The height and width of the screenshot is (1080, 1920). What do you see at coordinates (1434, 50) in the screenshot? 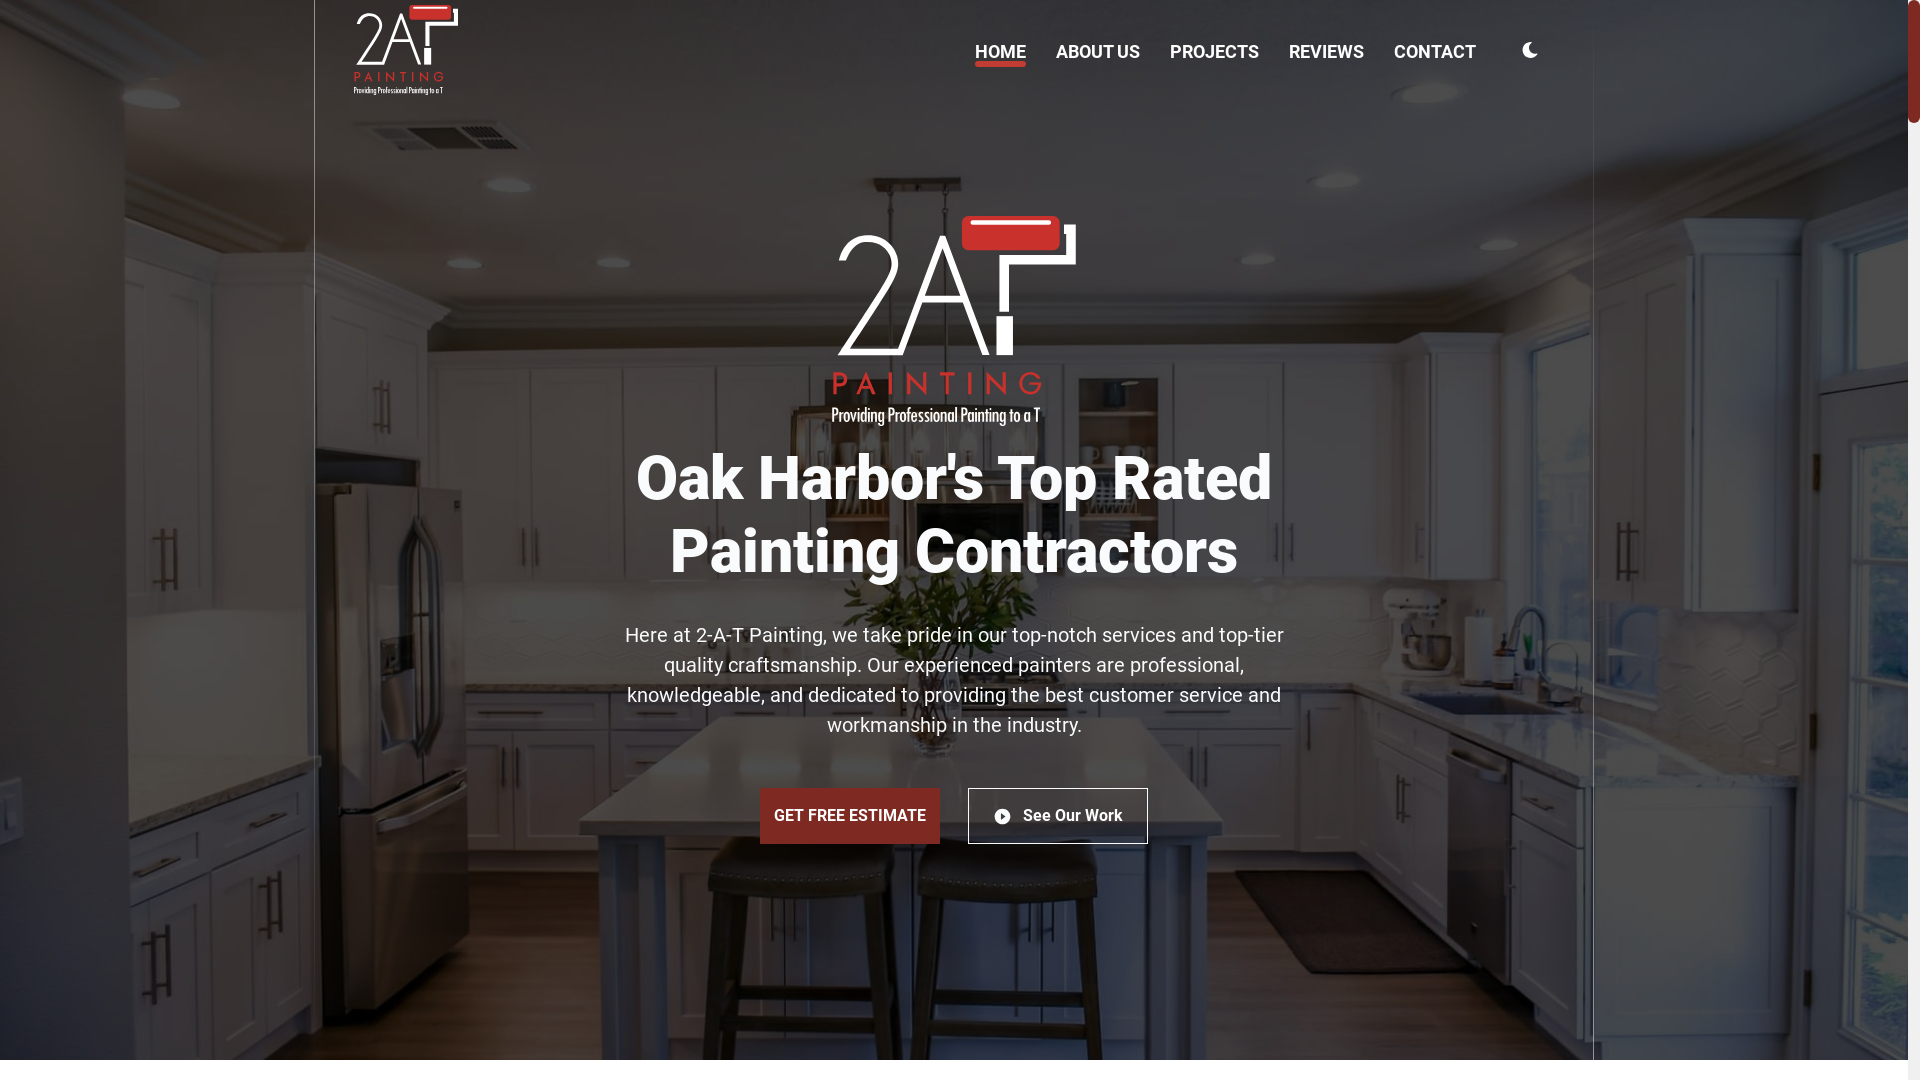
I see `'CONTACT'` at bounding box center [1434, 50].